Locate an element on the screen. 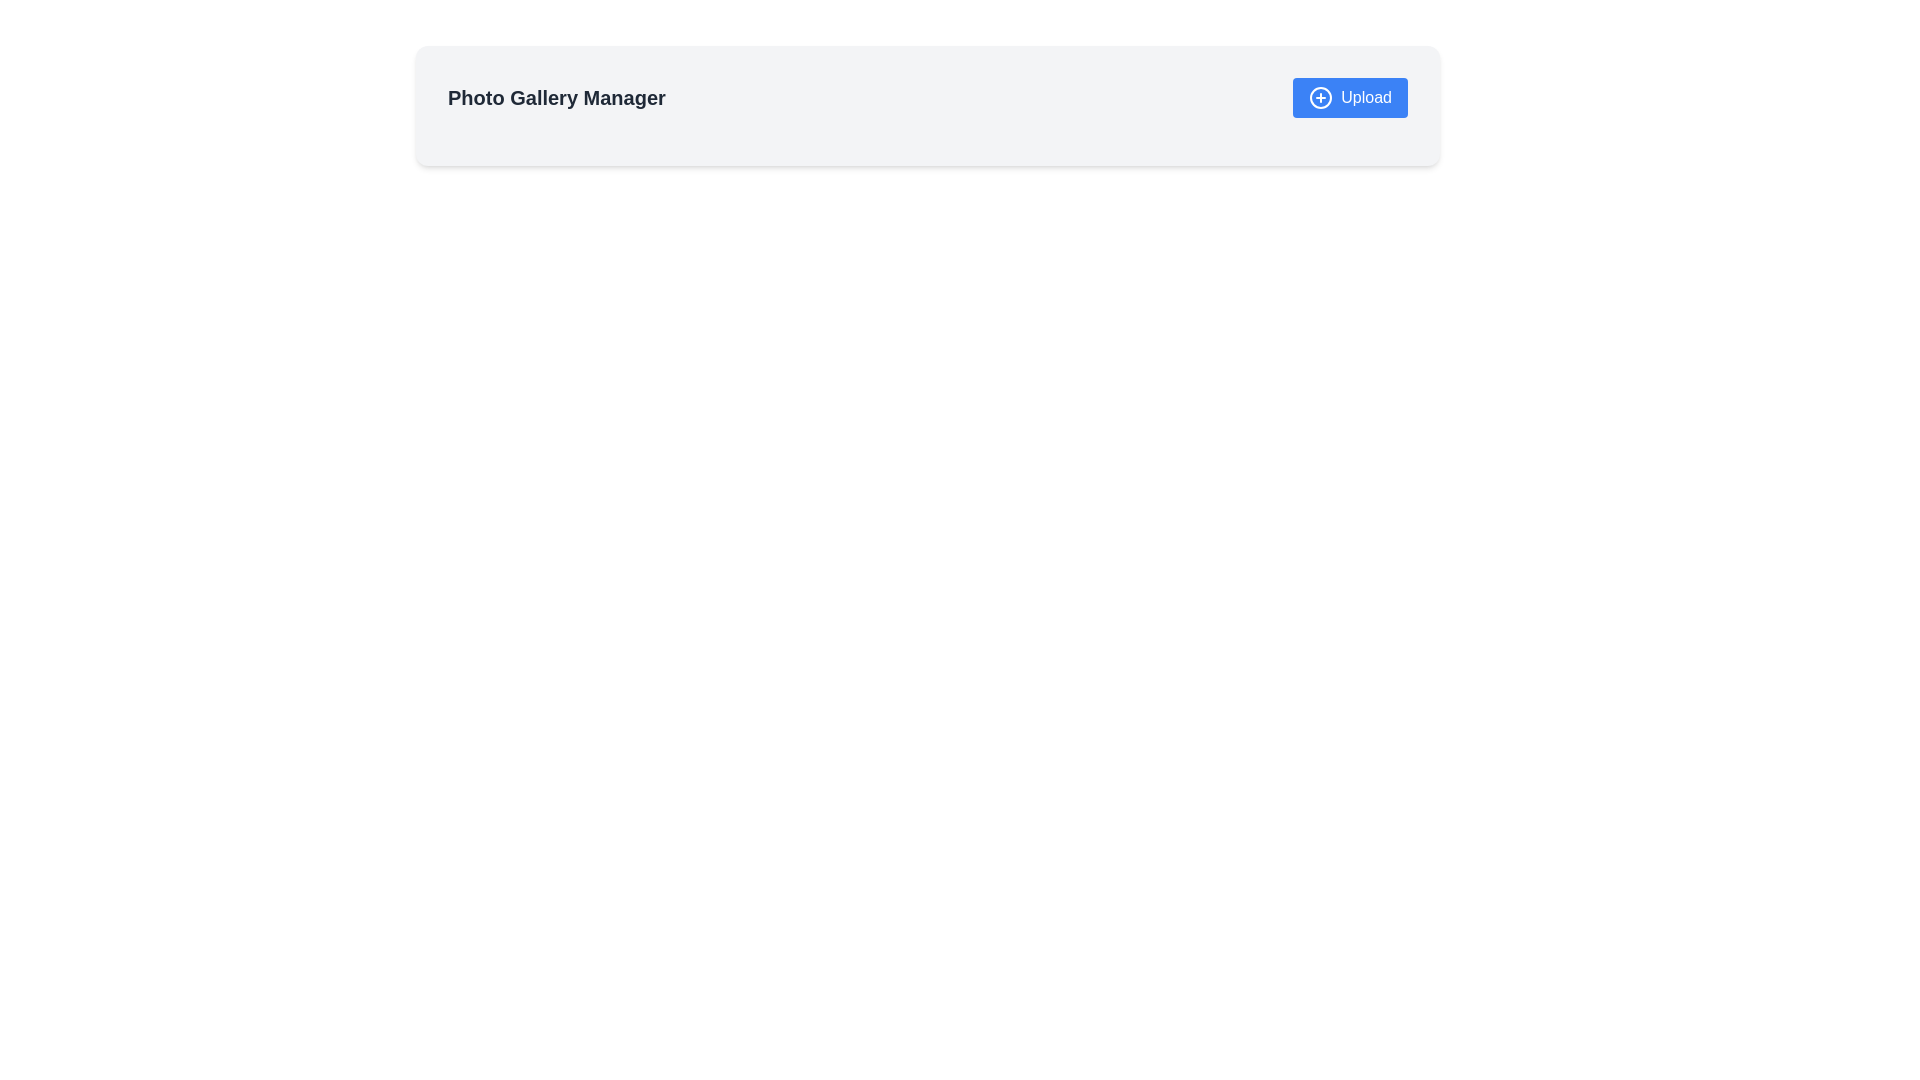 This screenshot has height=1080, width=1920. the 'Upload' button with a blue background and white text to initiate an upload is located at coordinates (1350, 97).